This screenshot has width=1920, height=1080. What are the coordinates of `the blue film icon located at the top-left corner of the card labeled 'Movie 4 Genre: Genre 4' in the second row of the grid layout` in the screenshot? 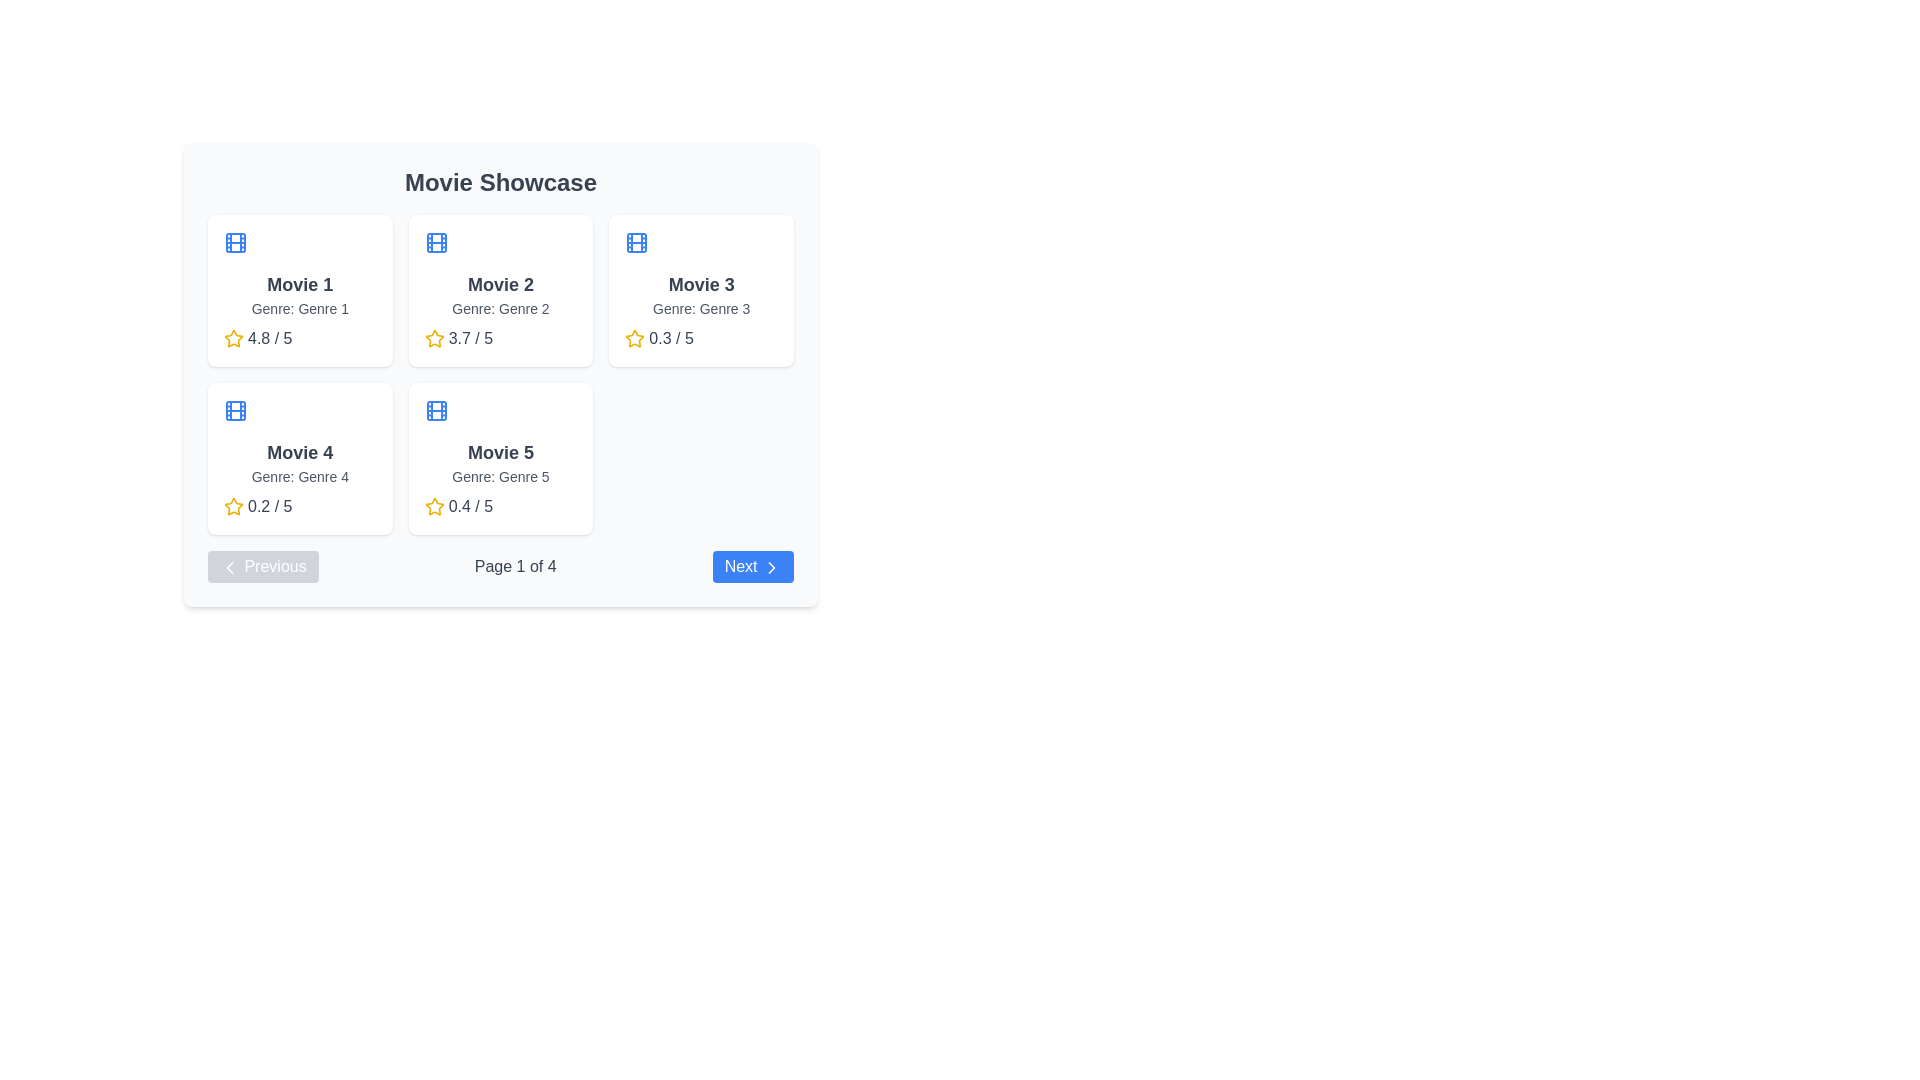 It's located at (235, 410).